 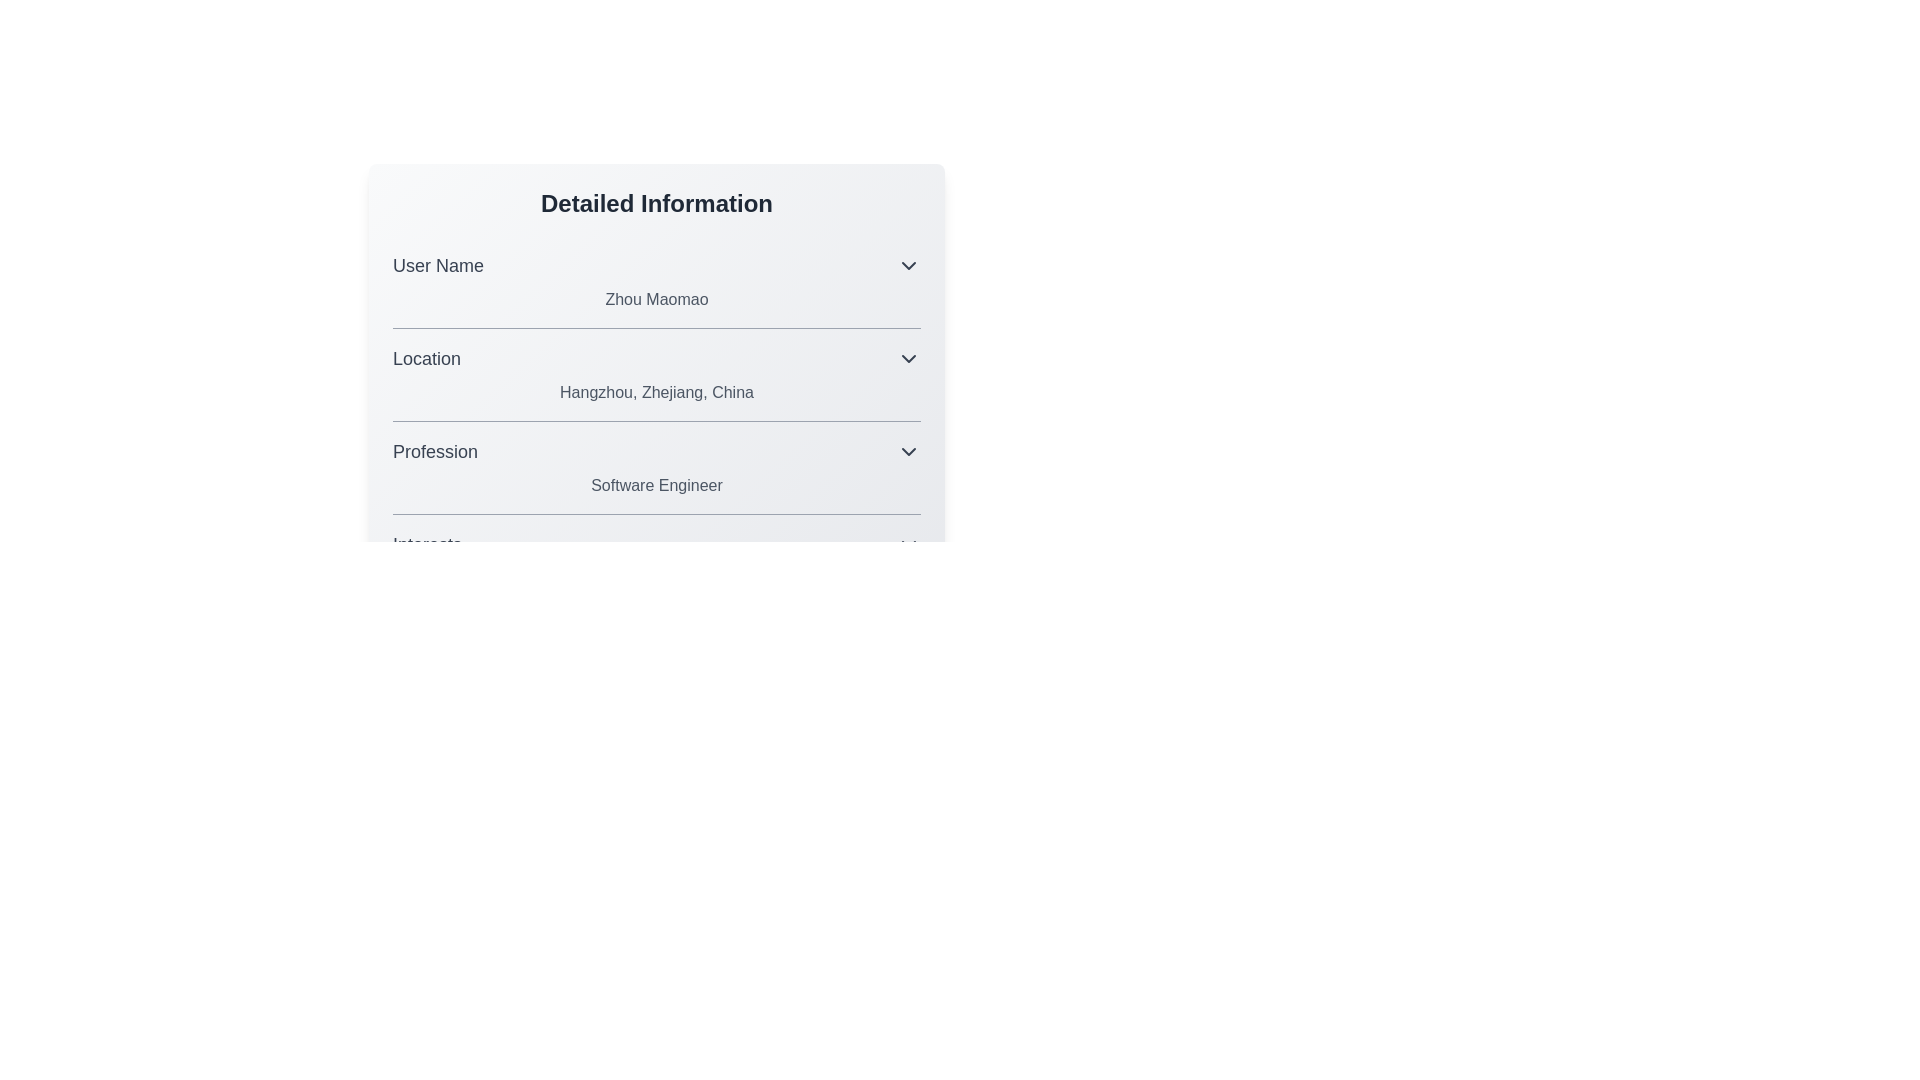 What do you see at coordinates (657, 467) in the screenshot?
I see `the 'Profession' dropdown label, which includes the text 'Software Engineer' and a dropdown arrow icon` at bounding box center [657, 467].